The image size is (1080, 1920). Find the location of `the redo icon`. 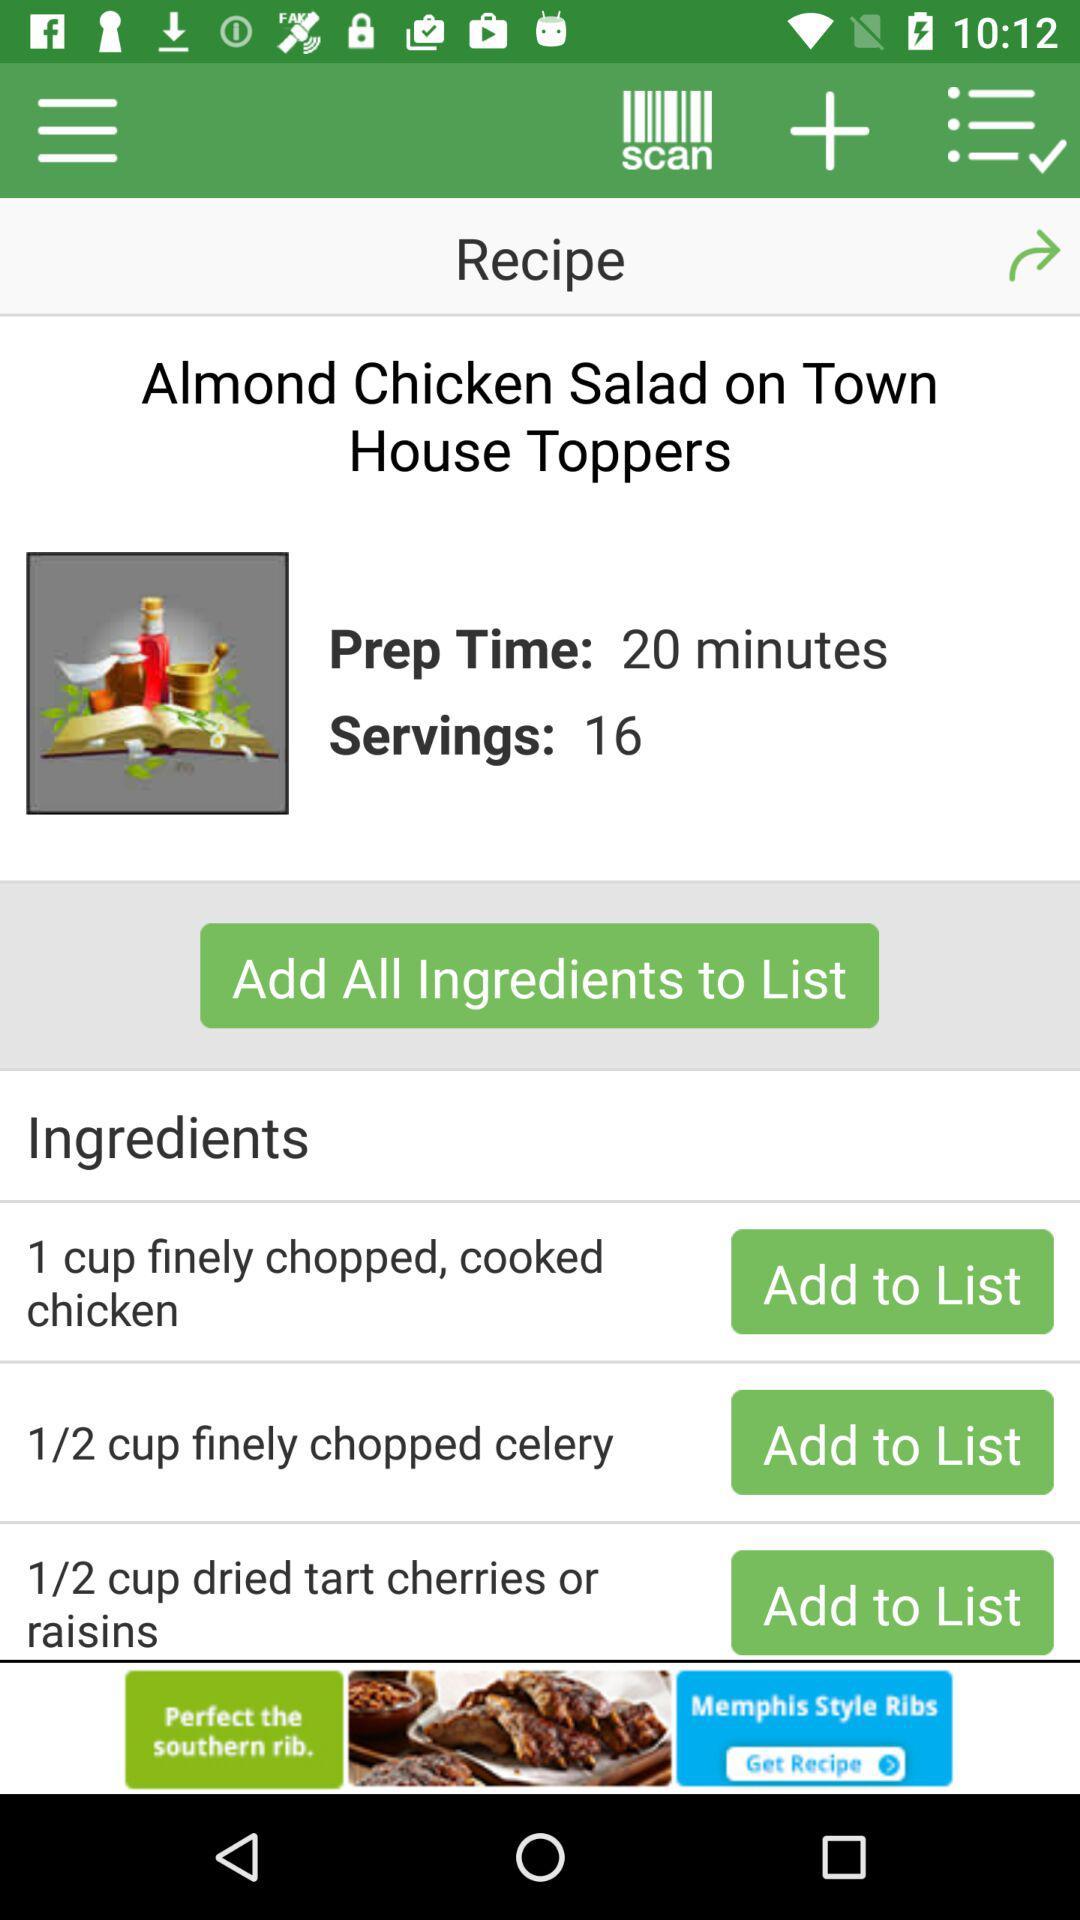

the redo icon is located at coordinates (1033, 255).